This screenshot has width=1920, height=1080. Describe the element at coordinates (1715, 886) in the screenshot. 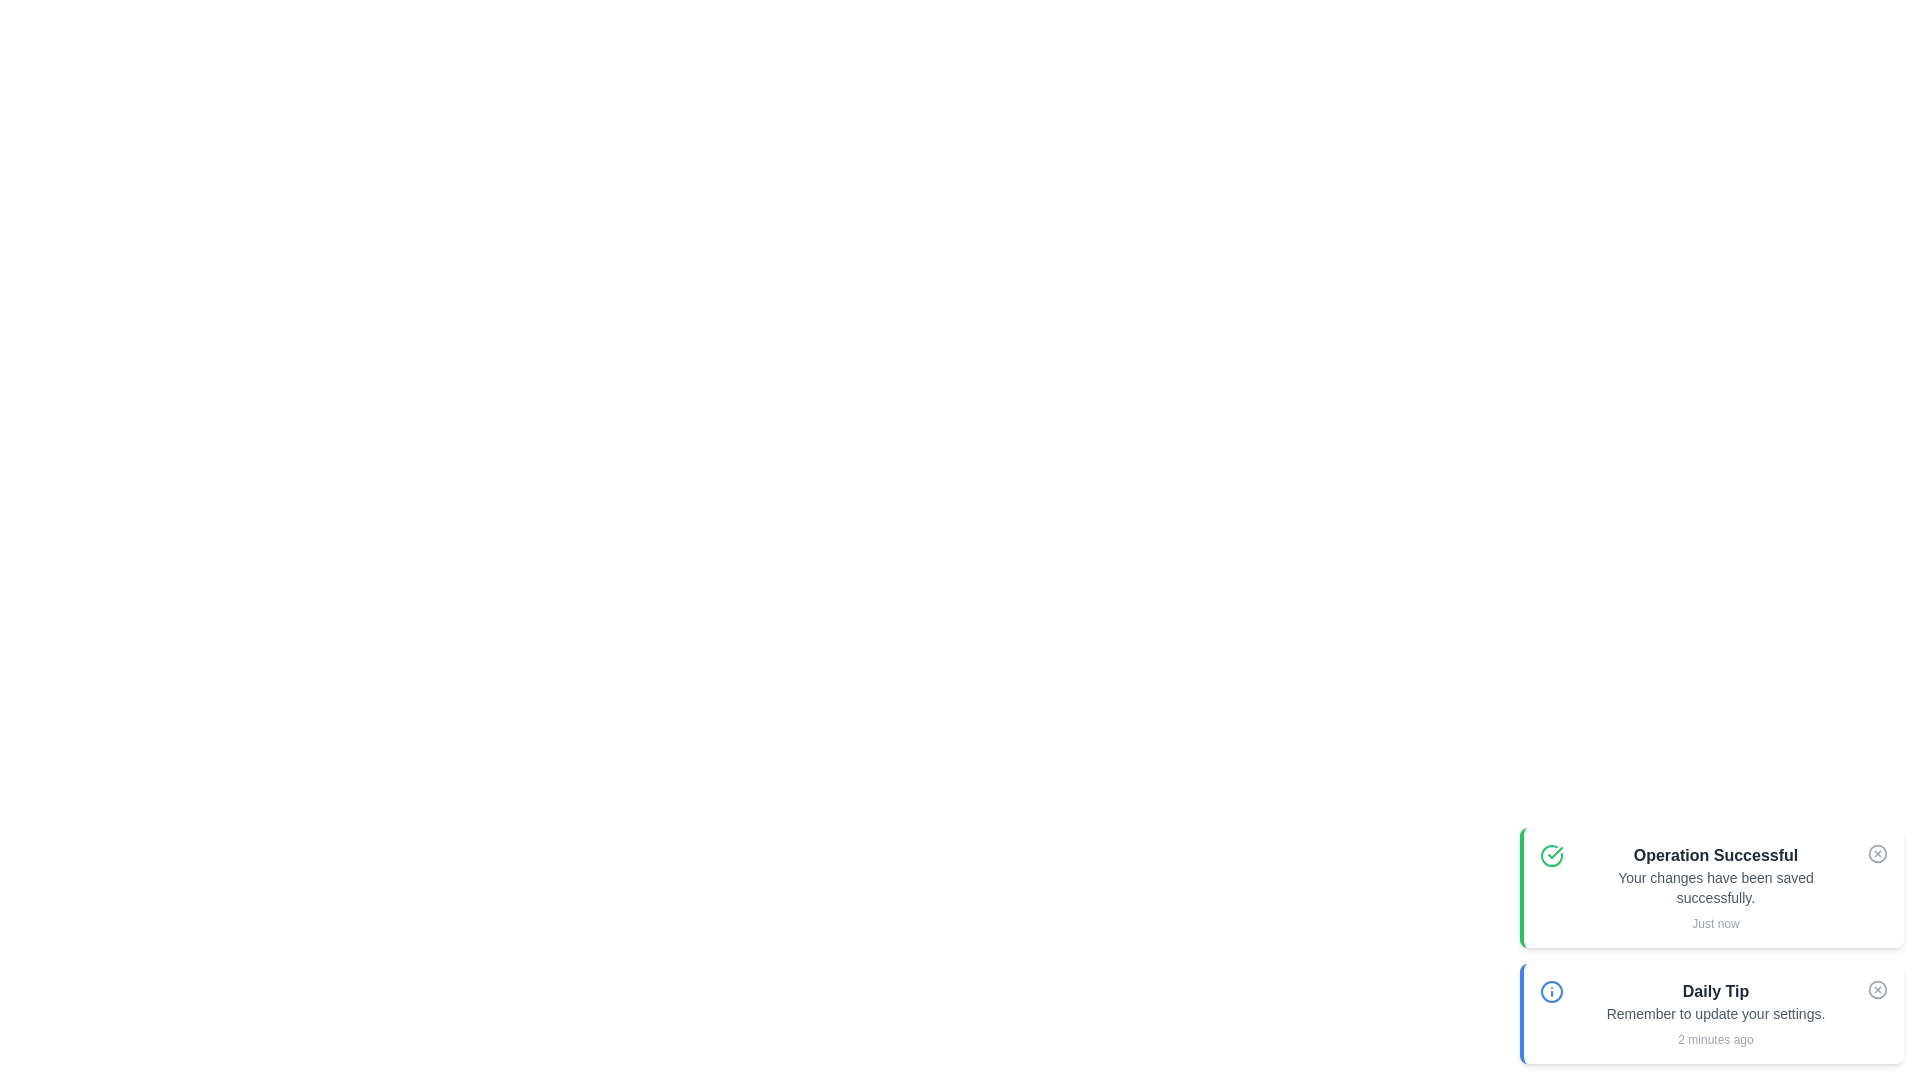

I see `feedback text that confirms changes have been successfully saved, located in the notification card beneath the 'Operation Successful' text and above the 'Just now' timestamp` at that location.